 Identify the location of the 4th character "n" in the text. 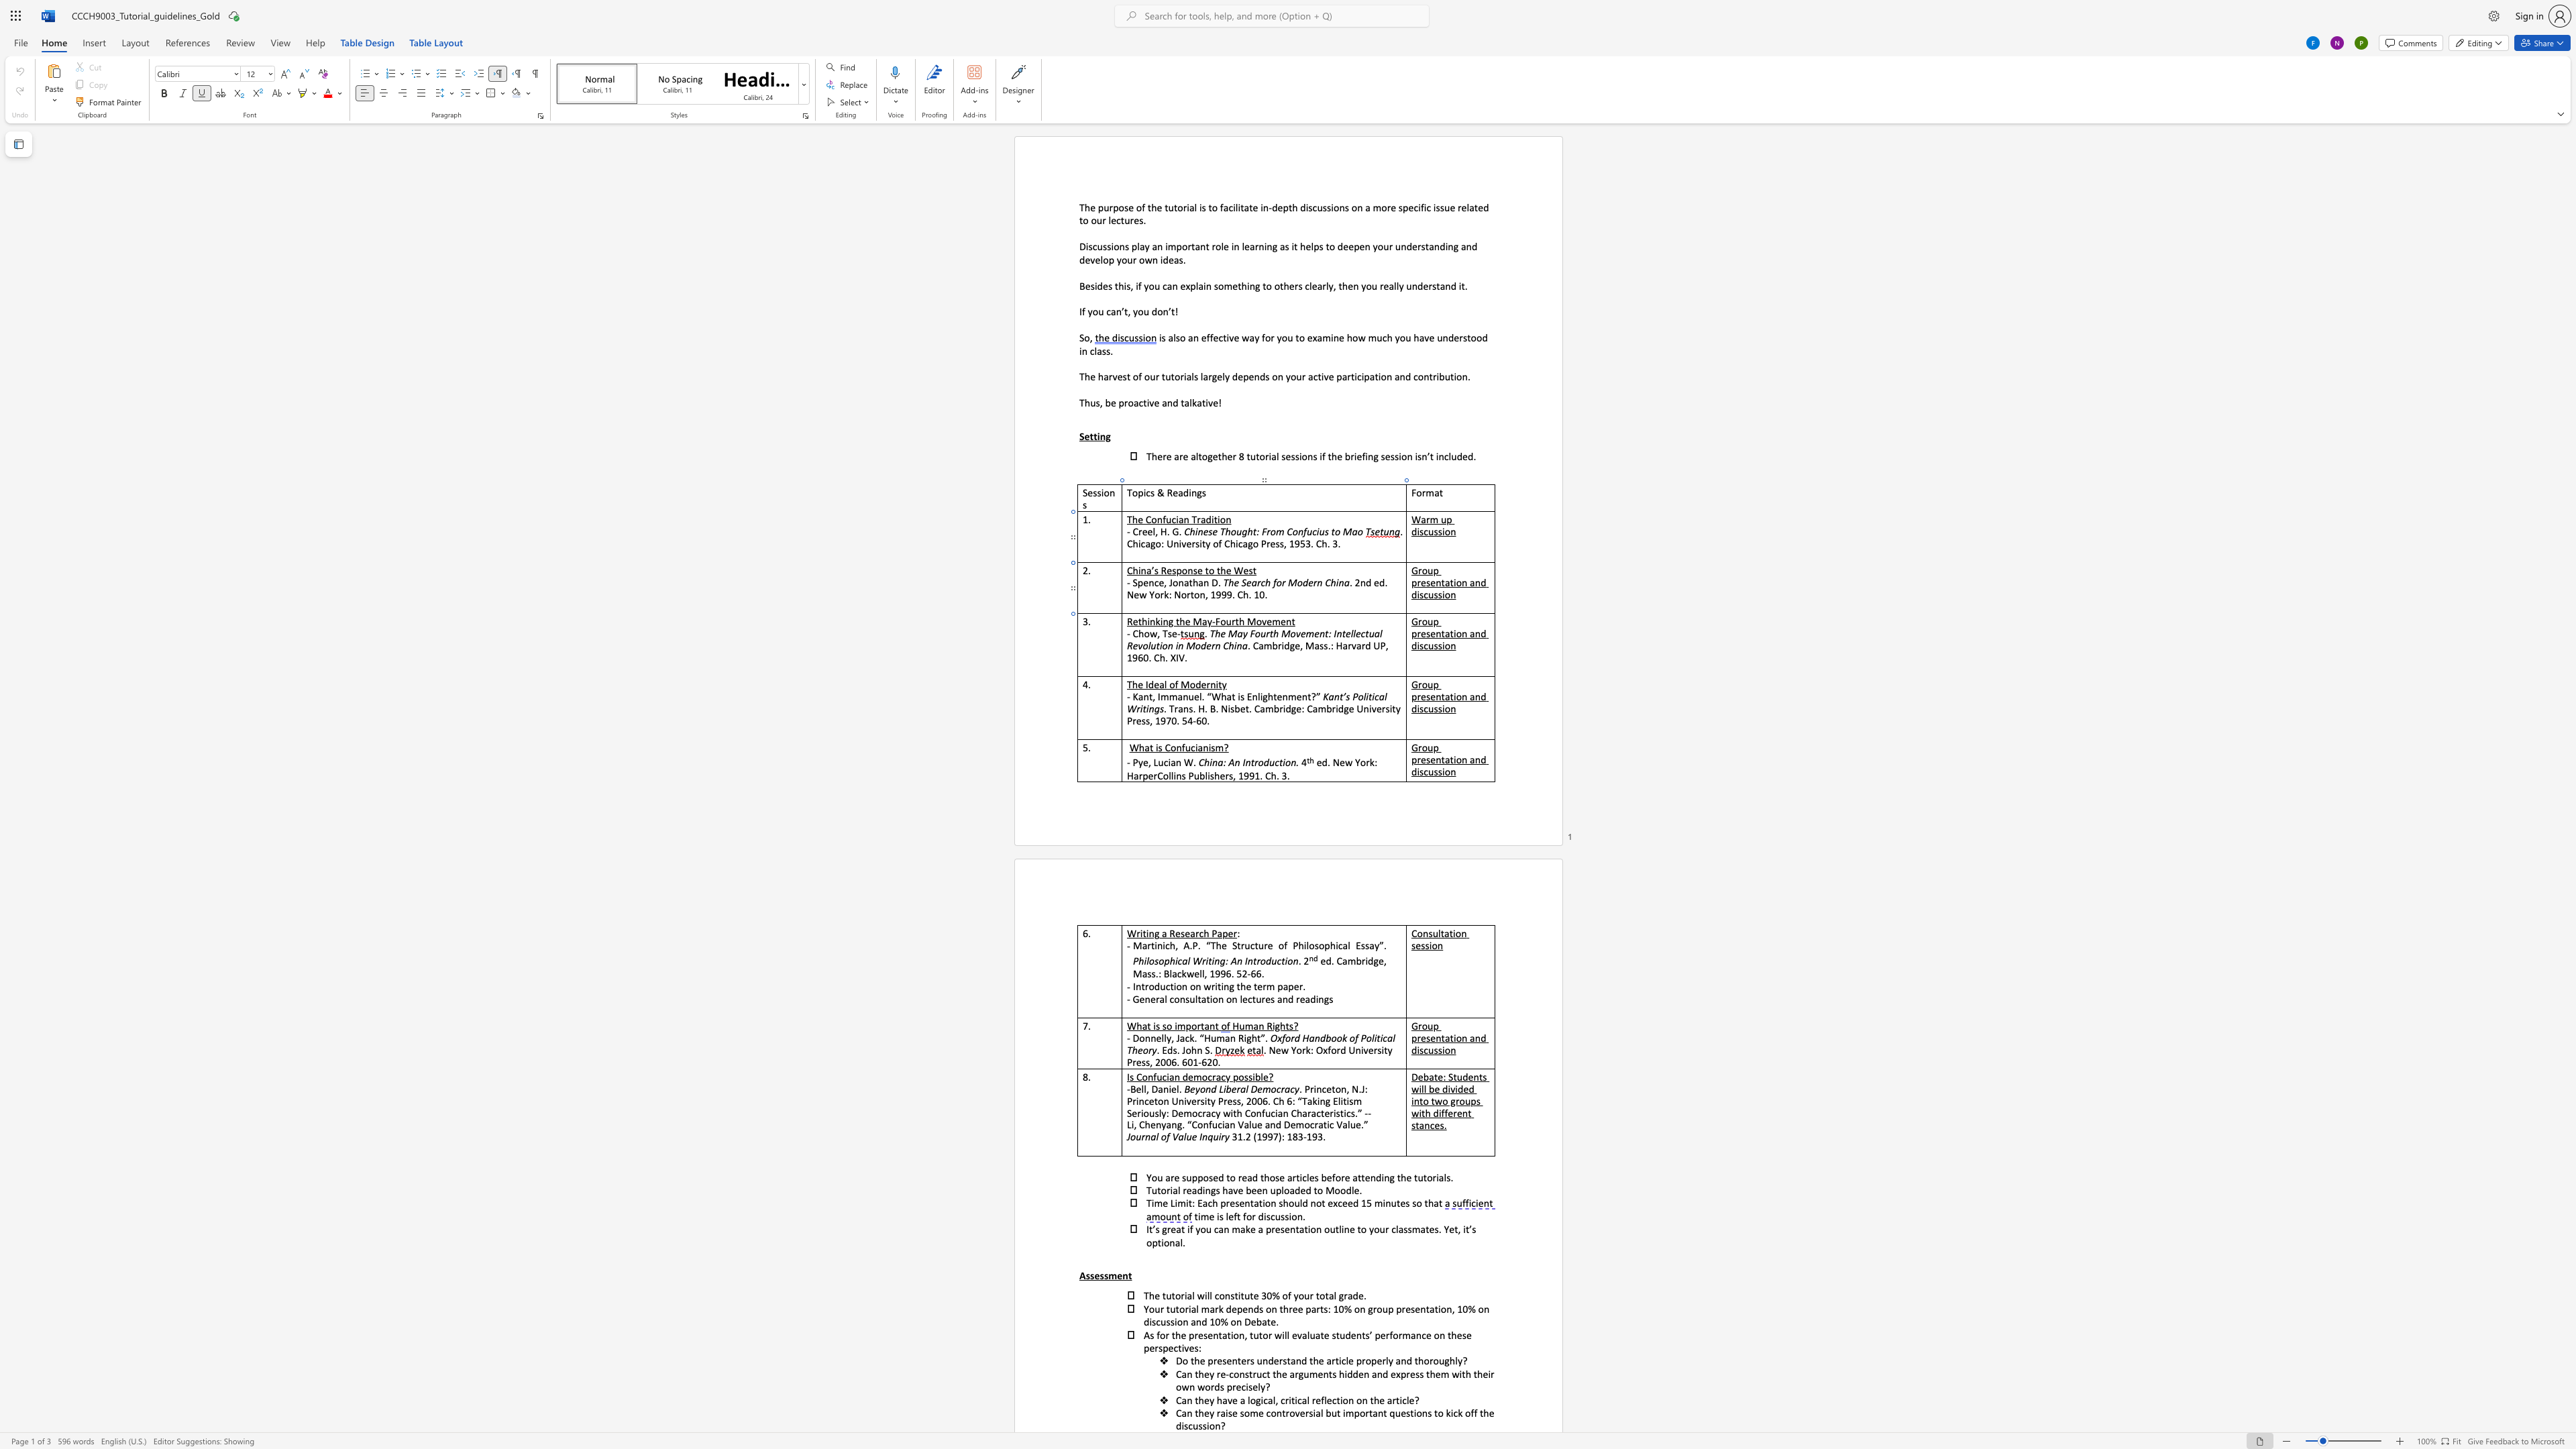
(1452, 594).